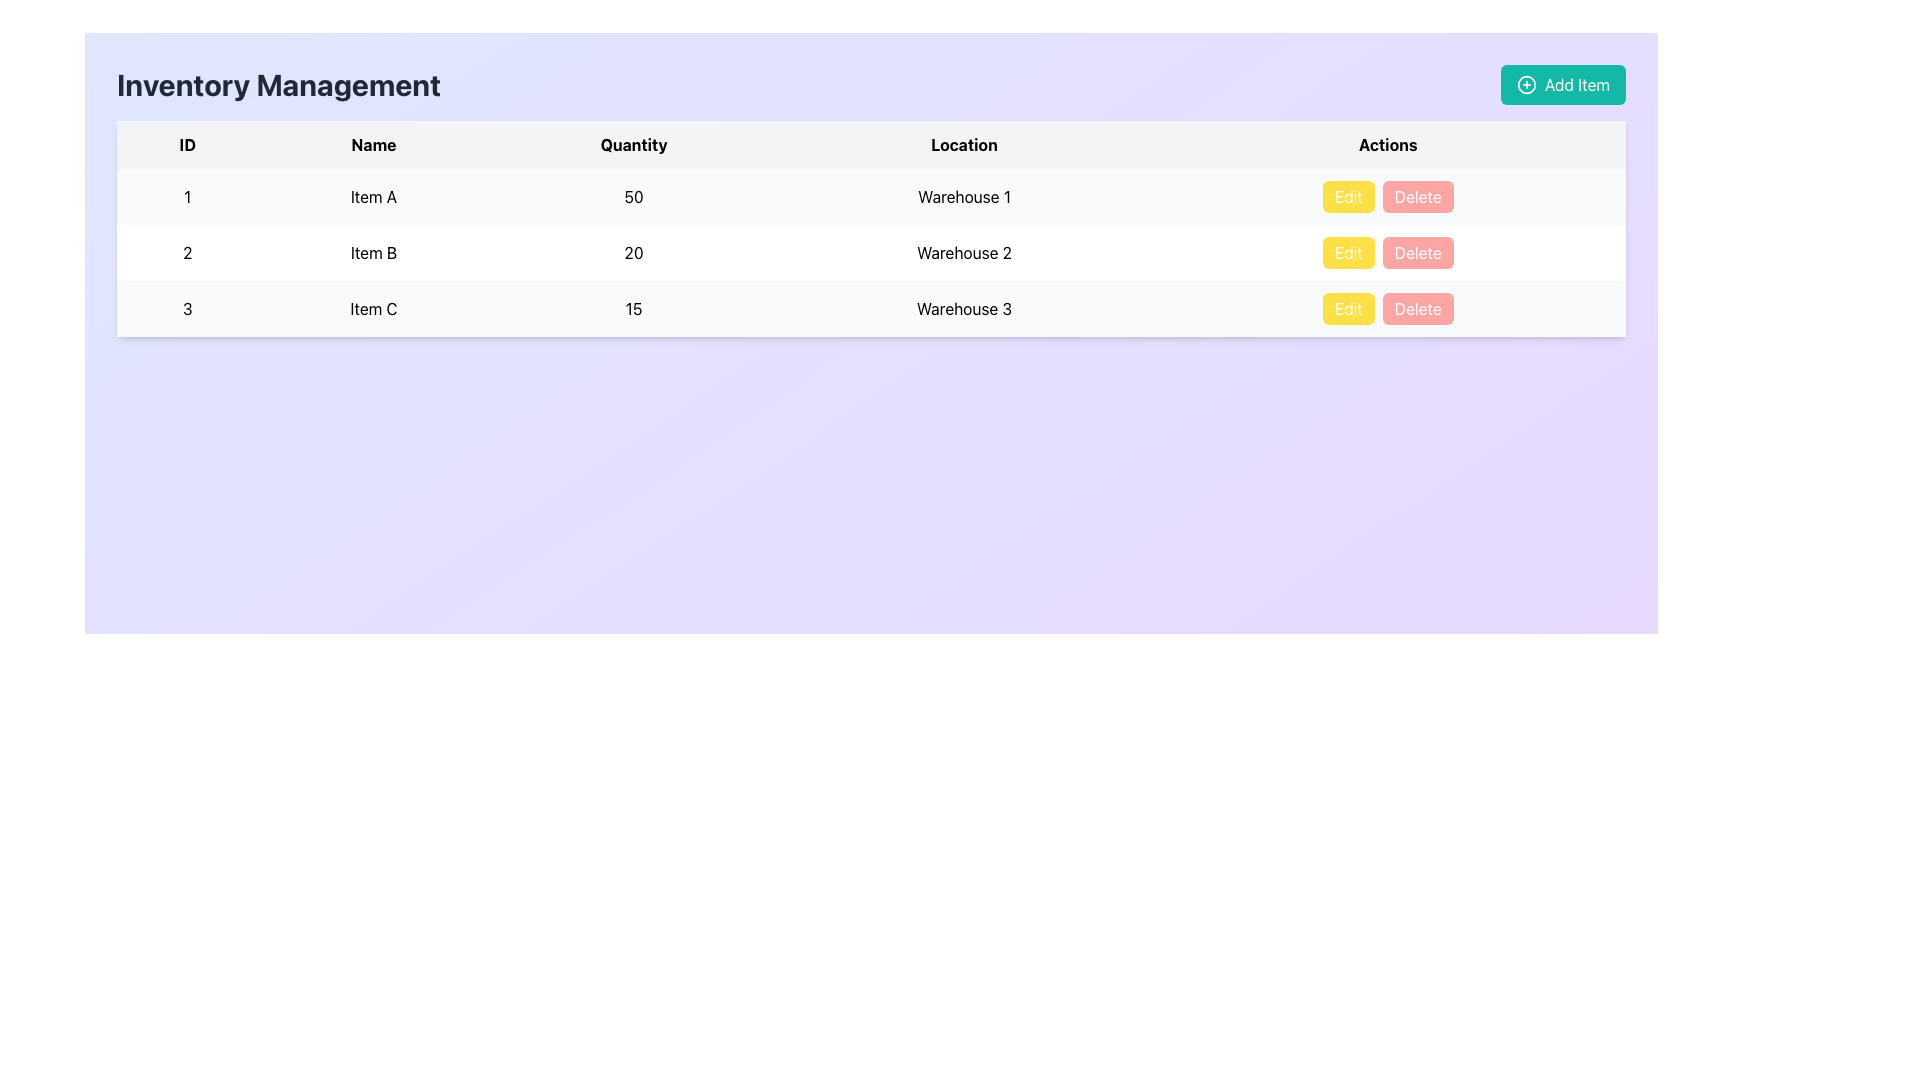 This screenshot has height=1080, width=1920. Describe the element at coordinates (1387, 144) in the screenshot. I see `the table header labeled 'Actions', which is styled in bold and centered, located in the far-right column of the table header row` at that location.